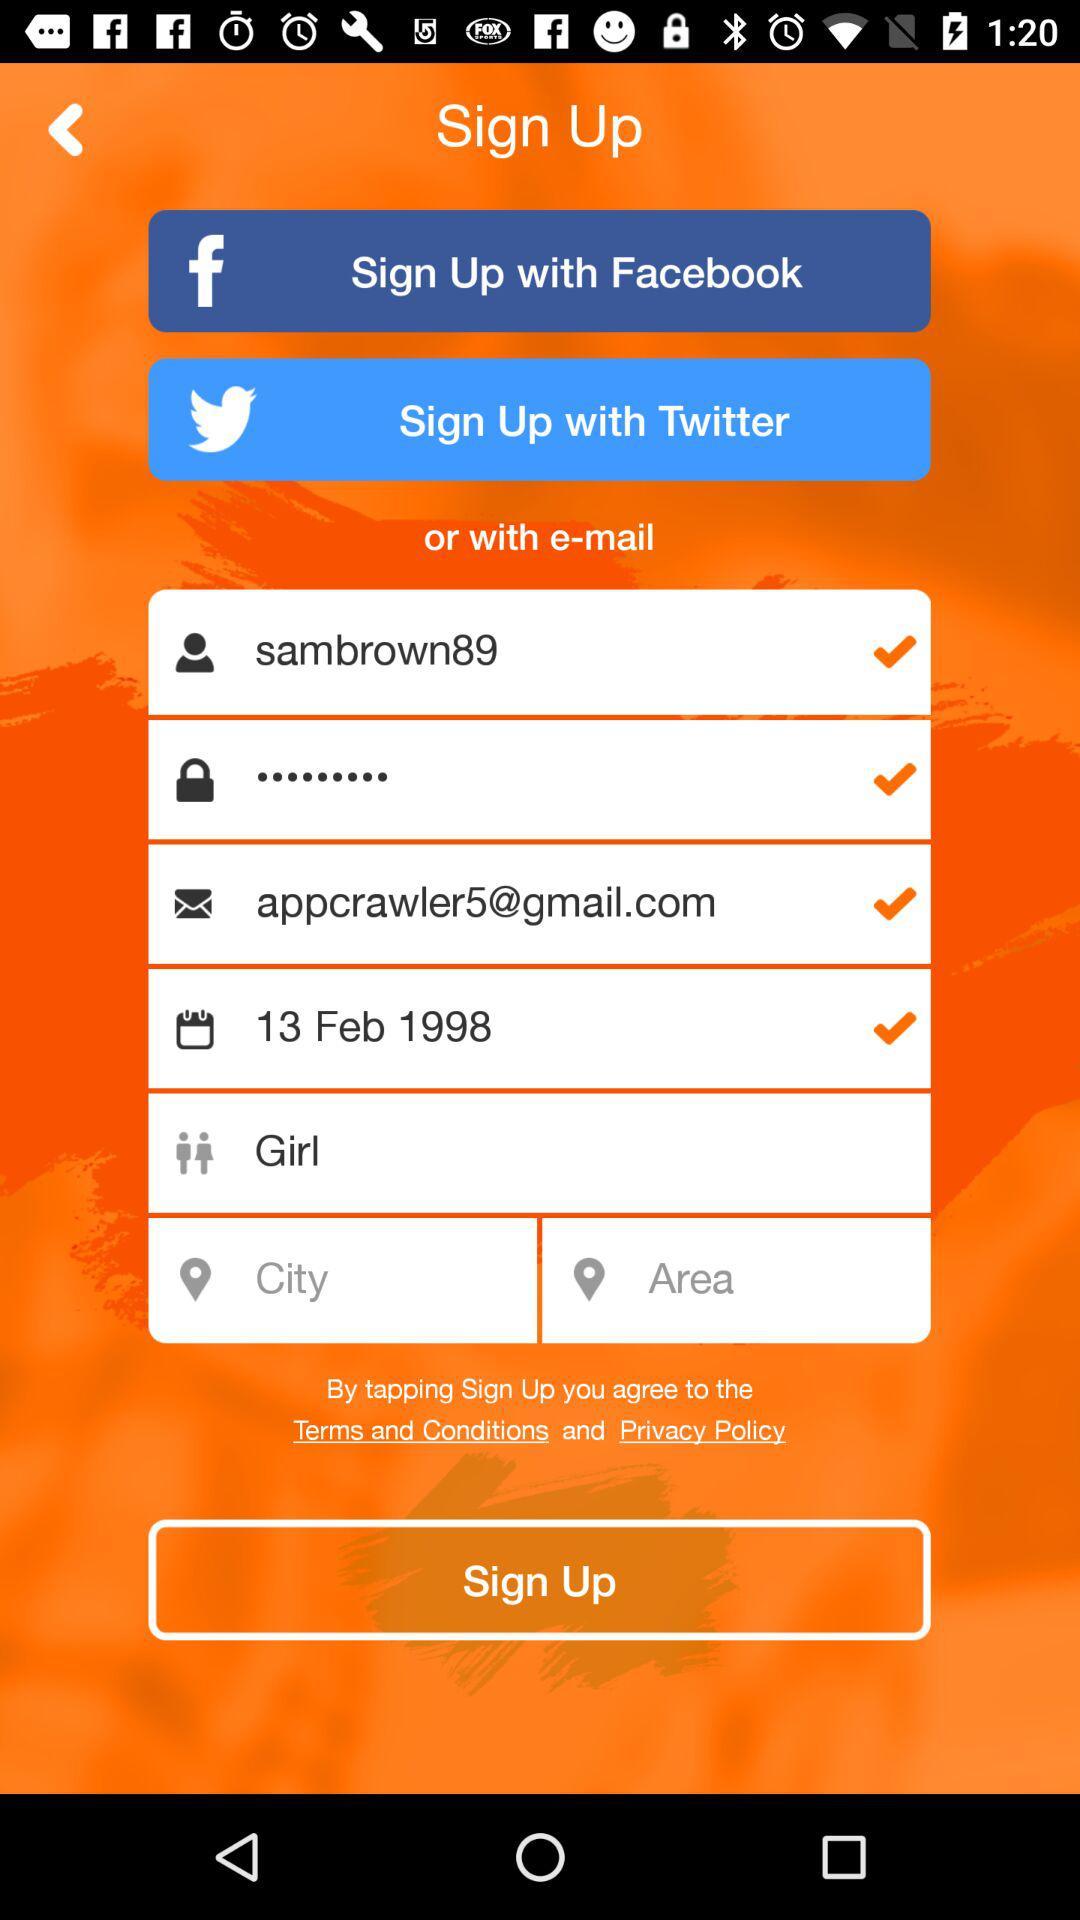  What do you see at coordinates (353, 1280) in the screenshot?
I see `city name` at bounding box center [353, 1280].